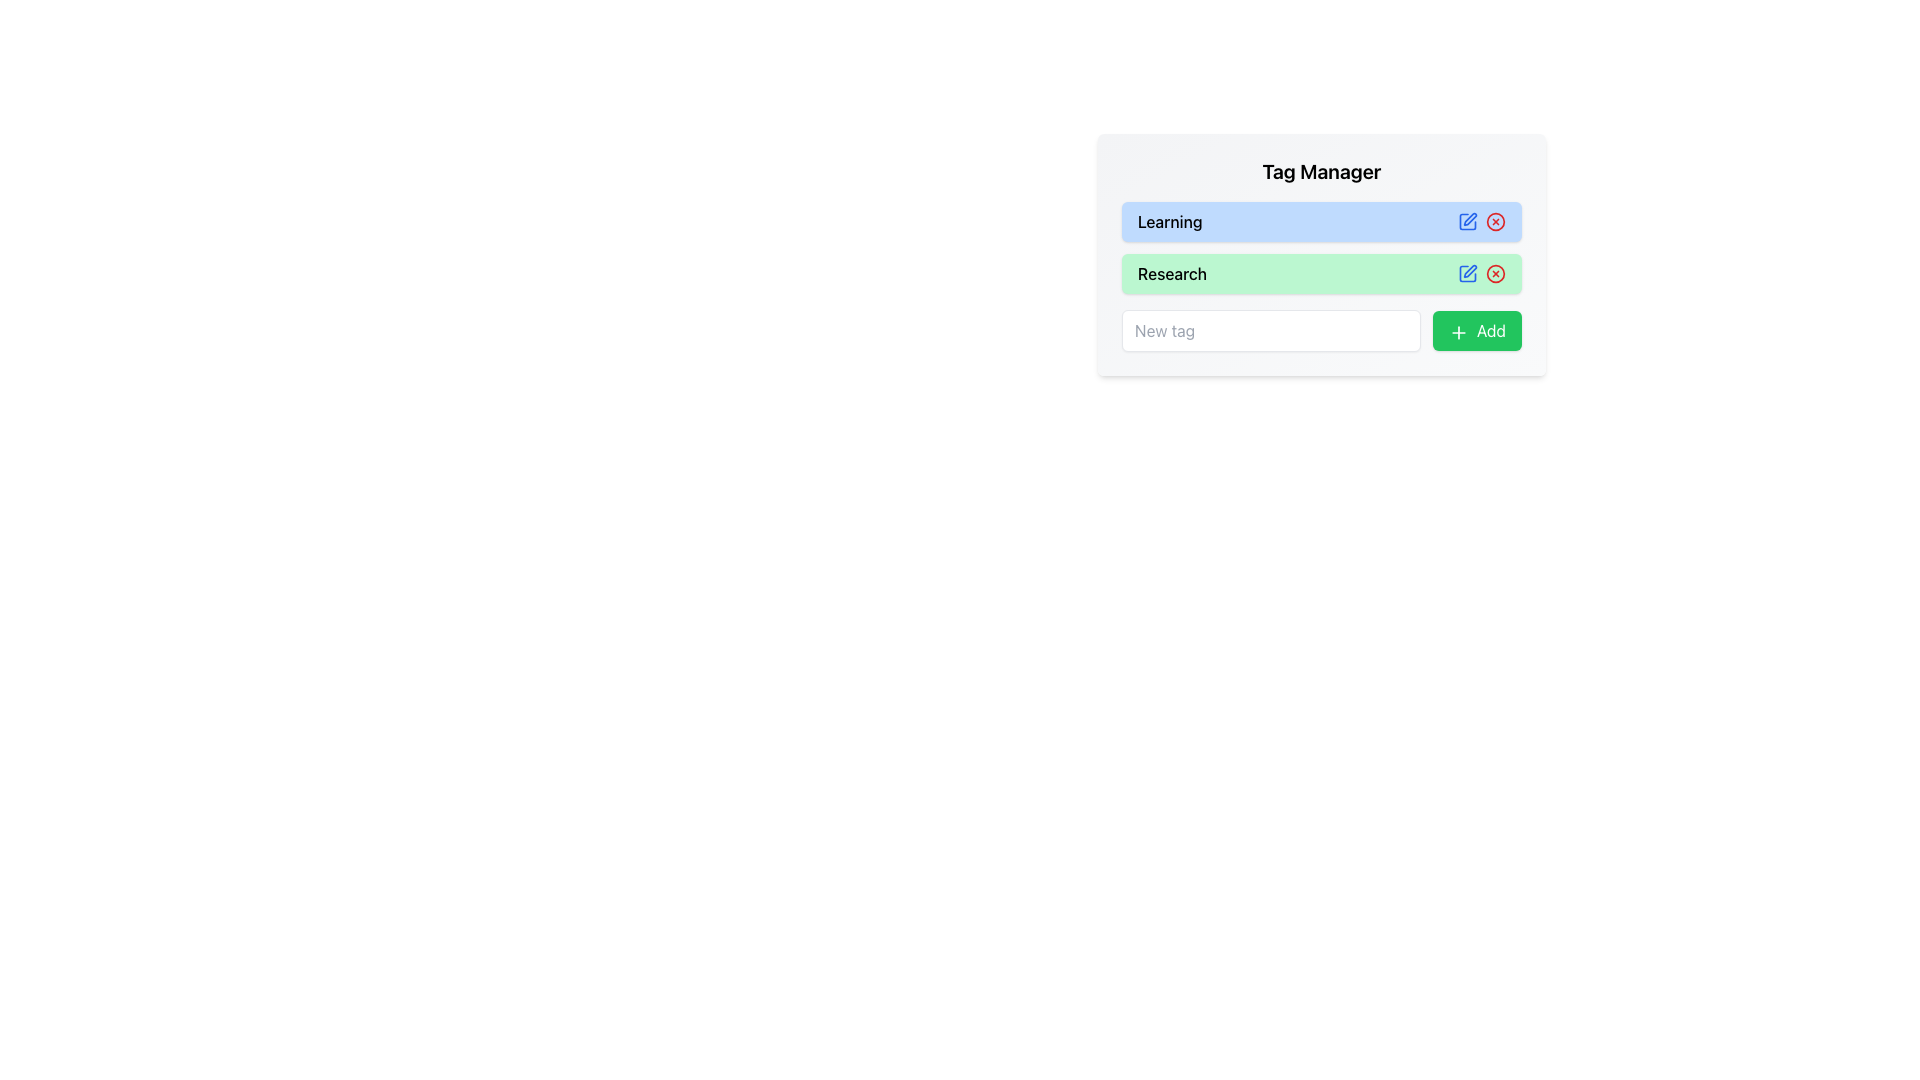 The height and width of the screenshot is (1080, 1920). Describe the element at coordinates (1496, 222) in the screenshot. I see `the delete button located as the second icon in the horizontal arrangement next to the 'Learning' label in the 'Tag Manager' panel` at that location.